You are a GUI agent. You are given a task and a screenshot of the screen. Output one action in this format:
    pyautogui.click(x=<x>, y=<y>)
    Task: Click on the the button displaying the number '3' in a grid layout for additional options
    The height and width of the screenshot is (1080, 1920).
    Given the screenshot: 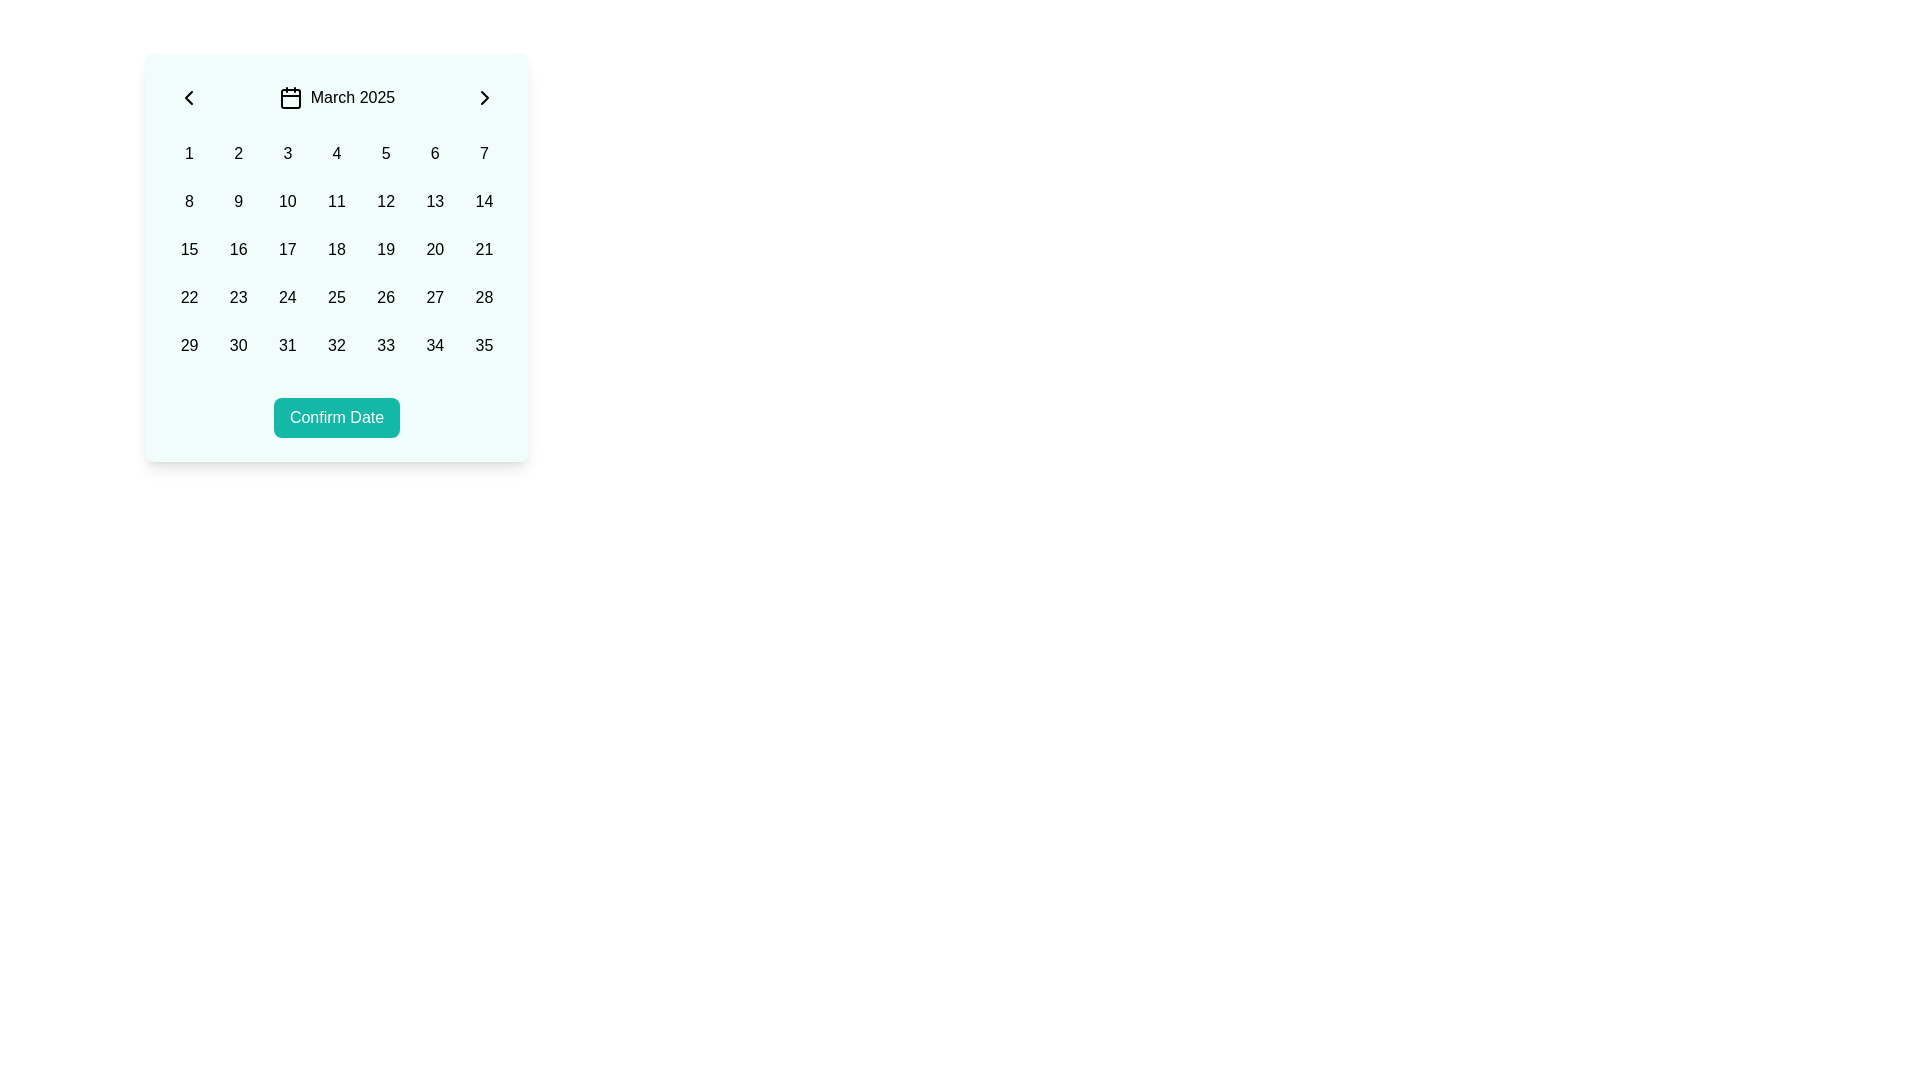 What is the action you would take?
    pyautogui.click(x=286, y=153)
    